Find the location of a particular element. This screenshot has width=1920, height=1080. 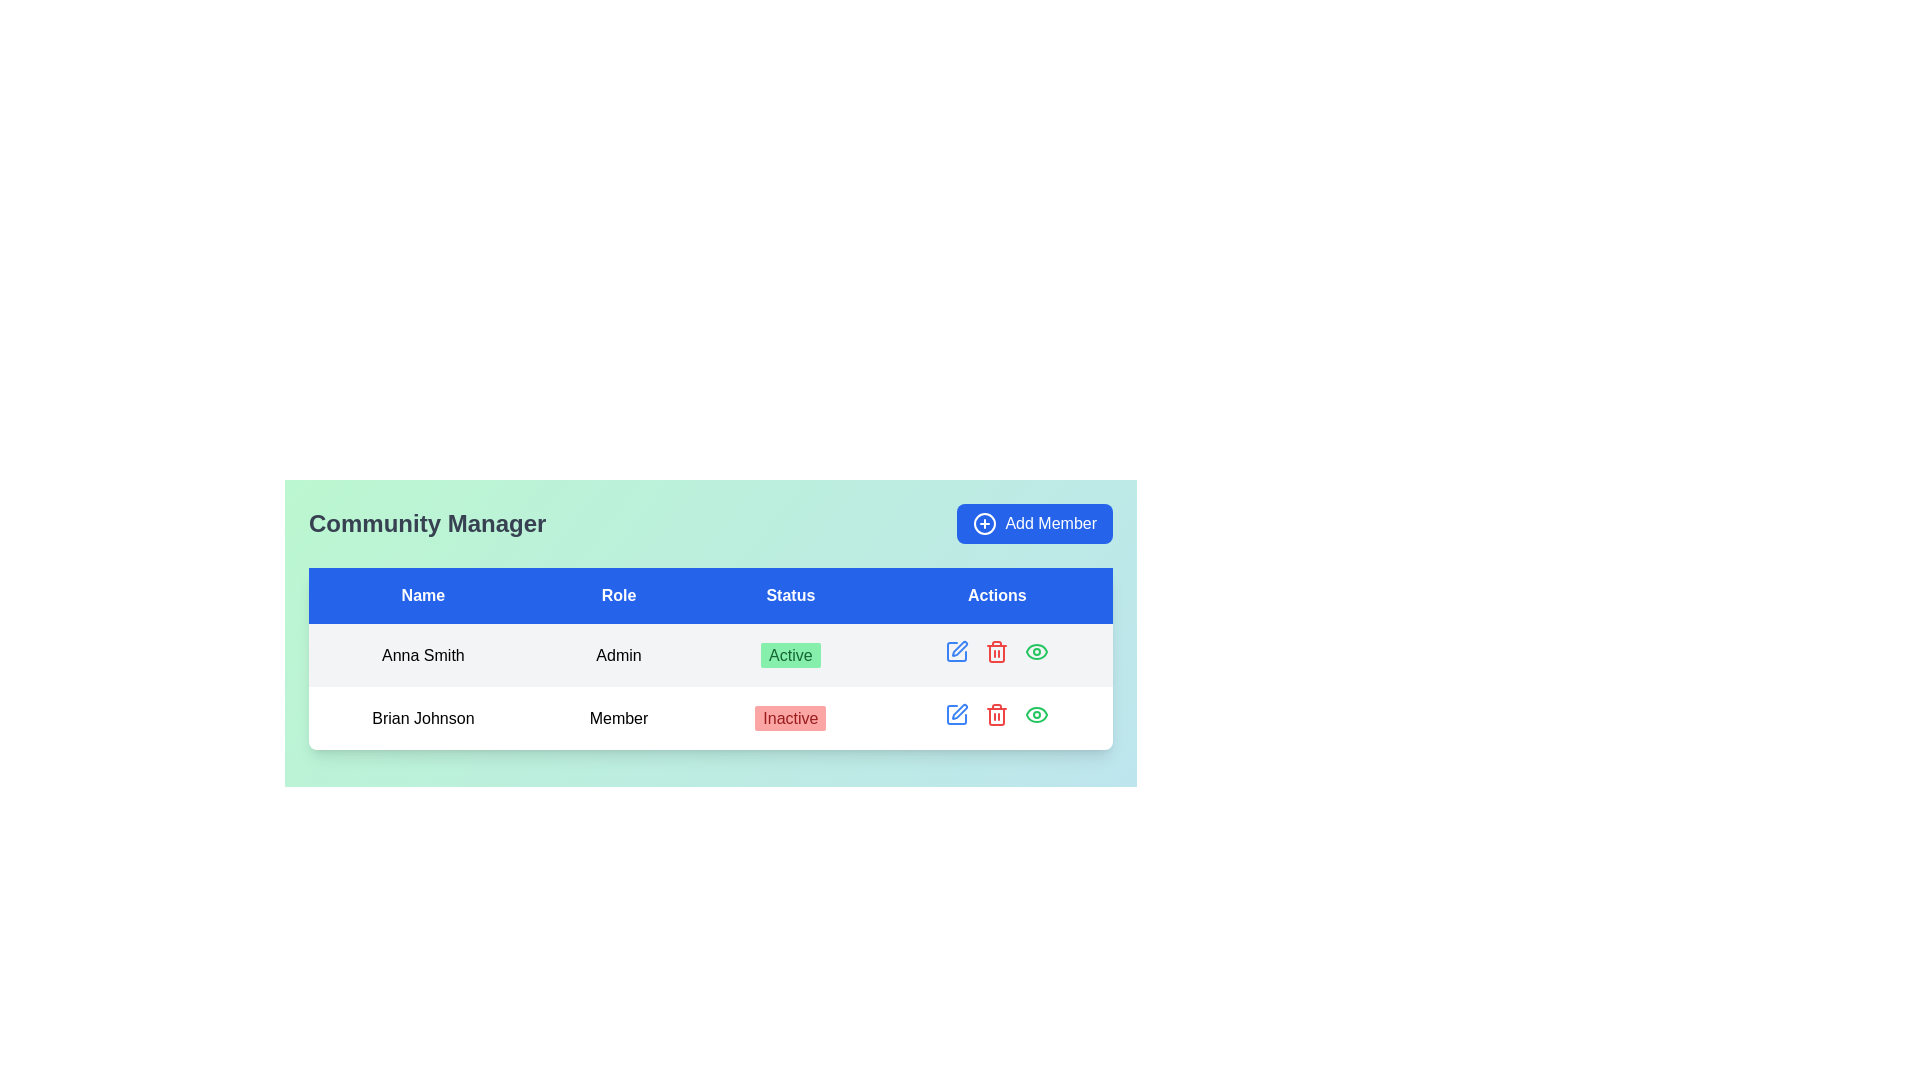

the Text label in the 'Role' column of the table, which corresponds is located at coordinates (618, 655).